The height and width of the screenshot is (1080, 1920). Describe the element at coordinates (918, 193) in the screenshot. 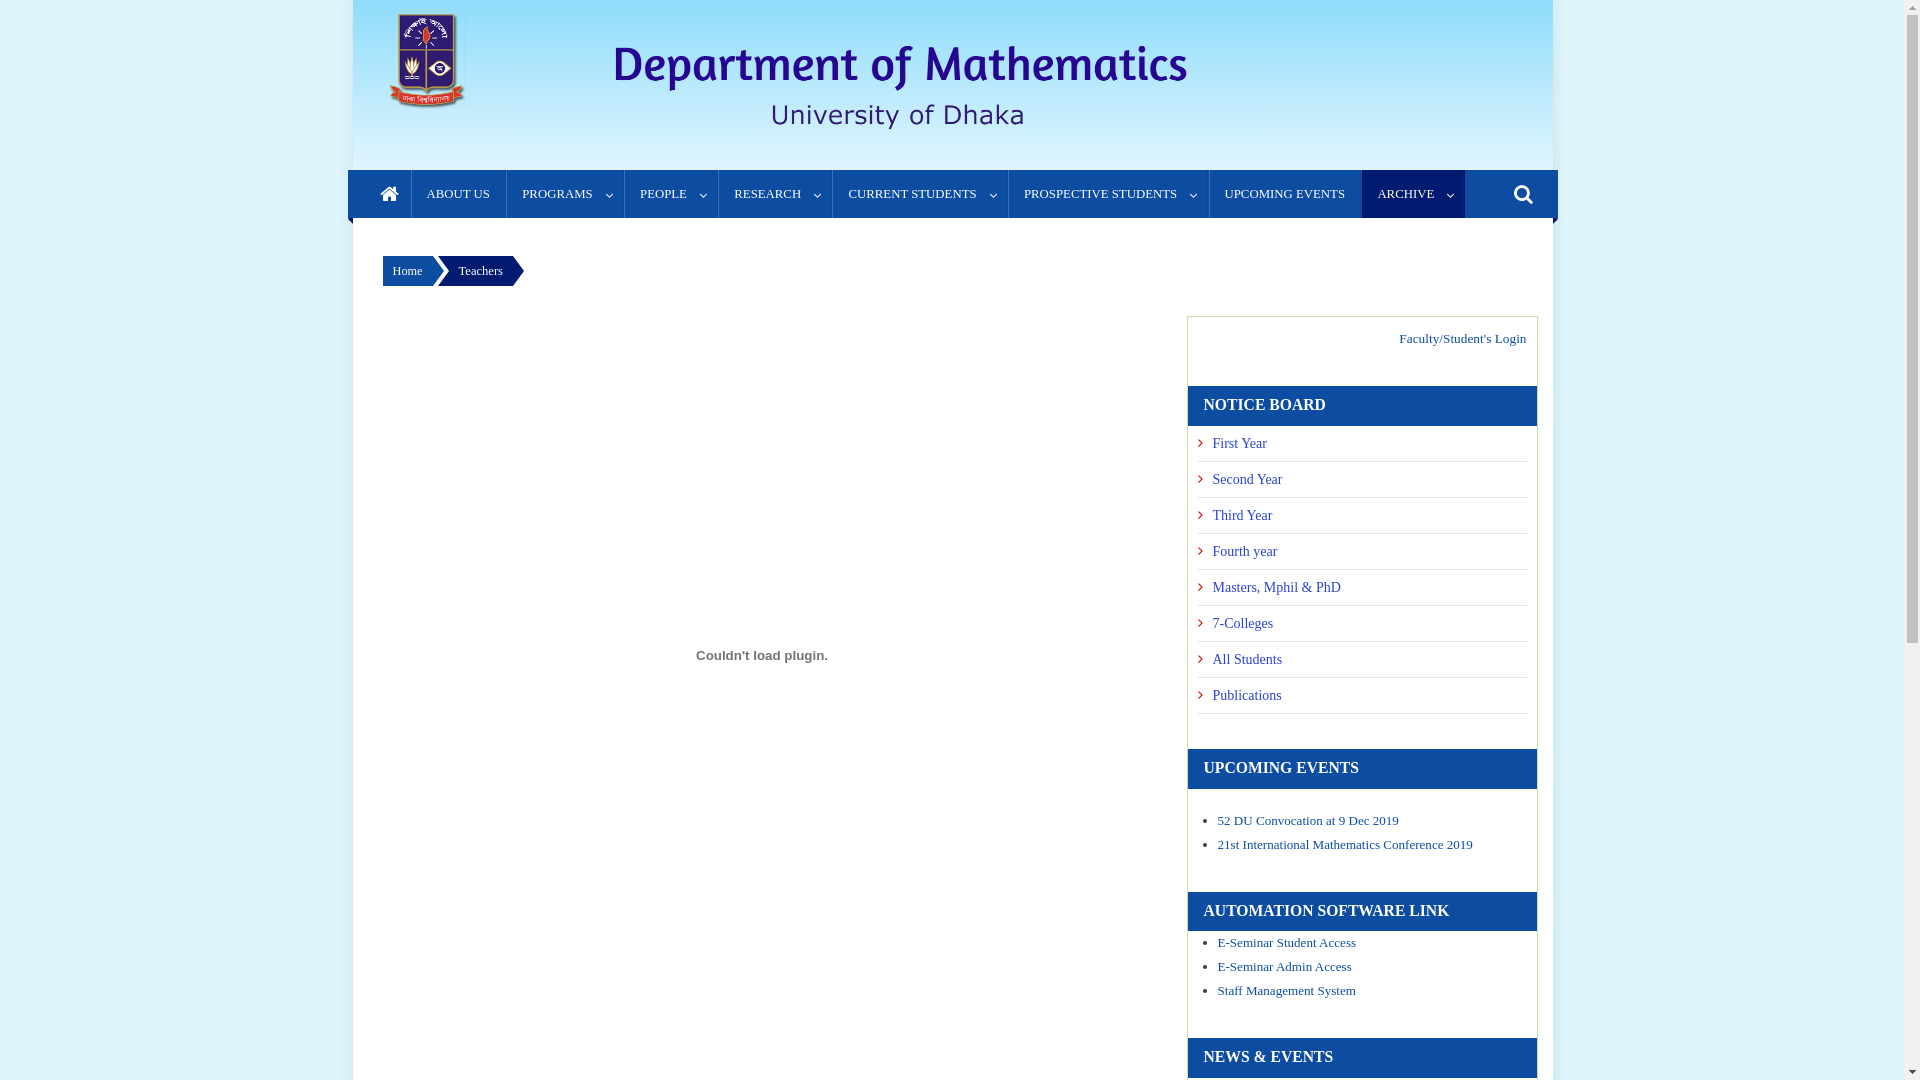

I see `'CURRENT STUDENTS'` at that location.